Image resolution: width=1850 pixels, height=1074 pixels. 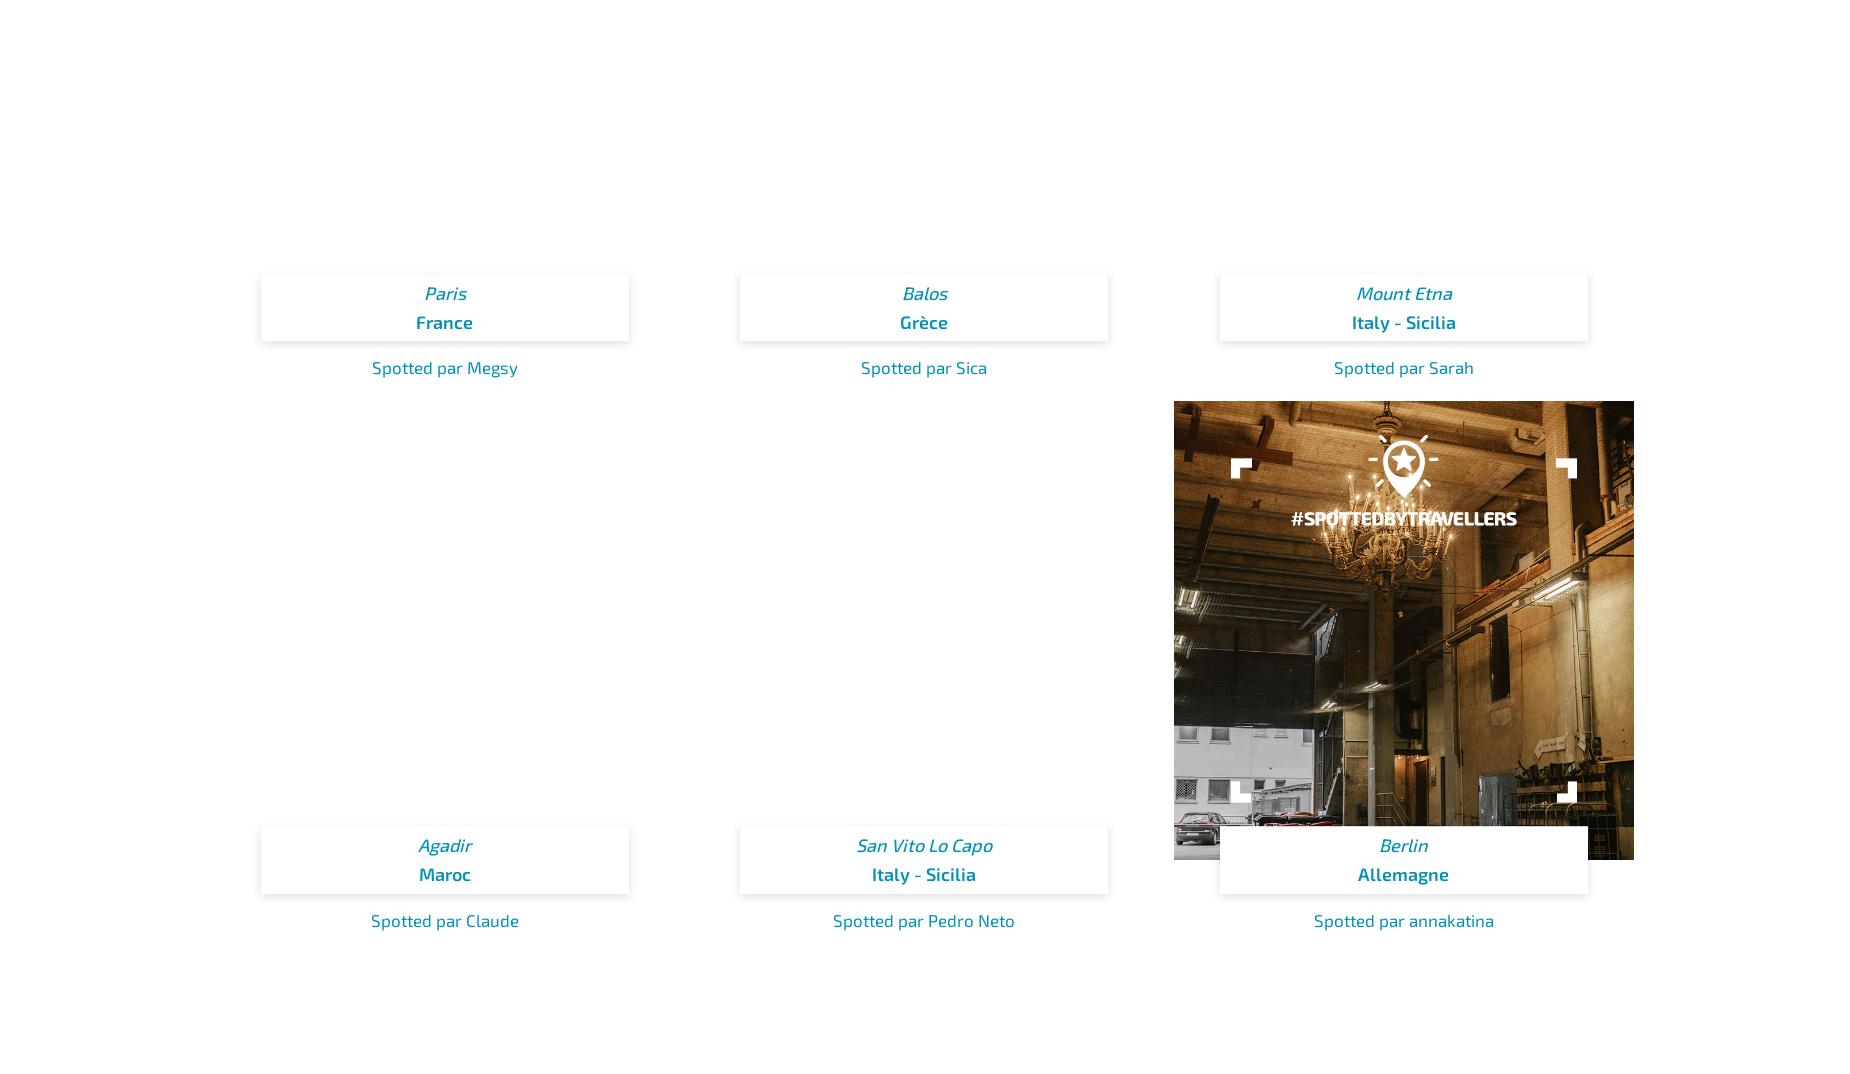 I want to click on 'Maroc', so click(x=443, y=873).